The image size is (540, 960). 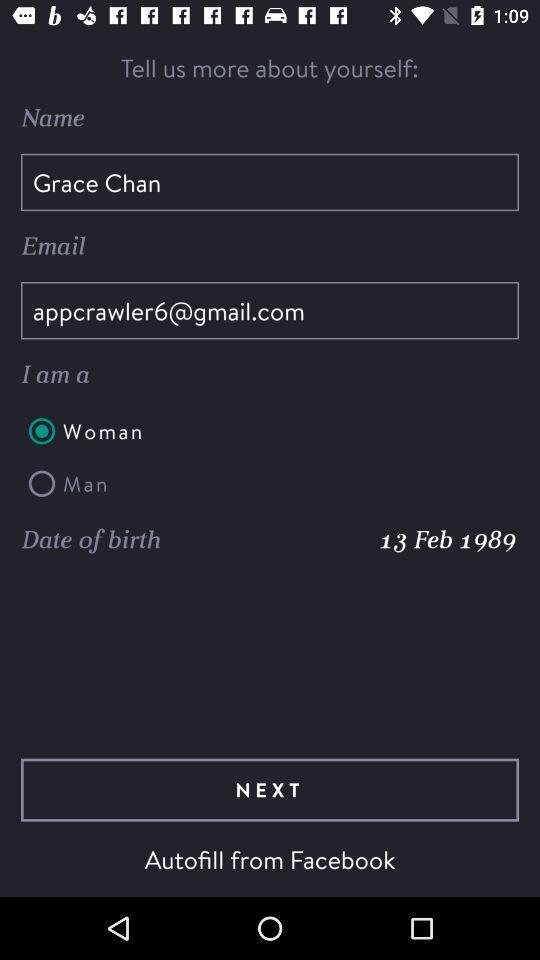 What do you see at coordinates (270, 790) in the screenshot?
I see `item above autofill from facebook` at bounding box center [270, 790].